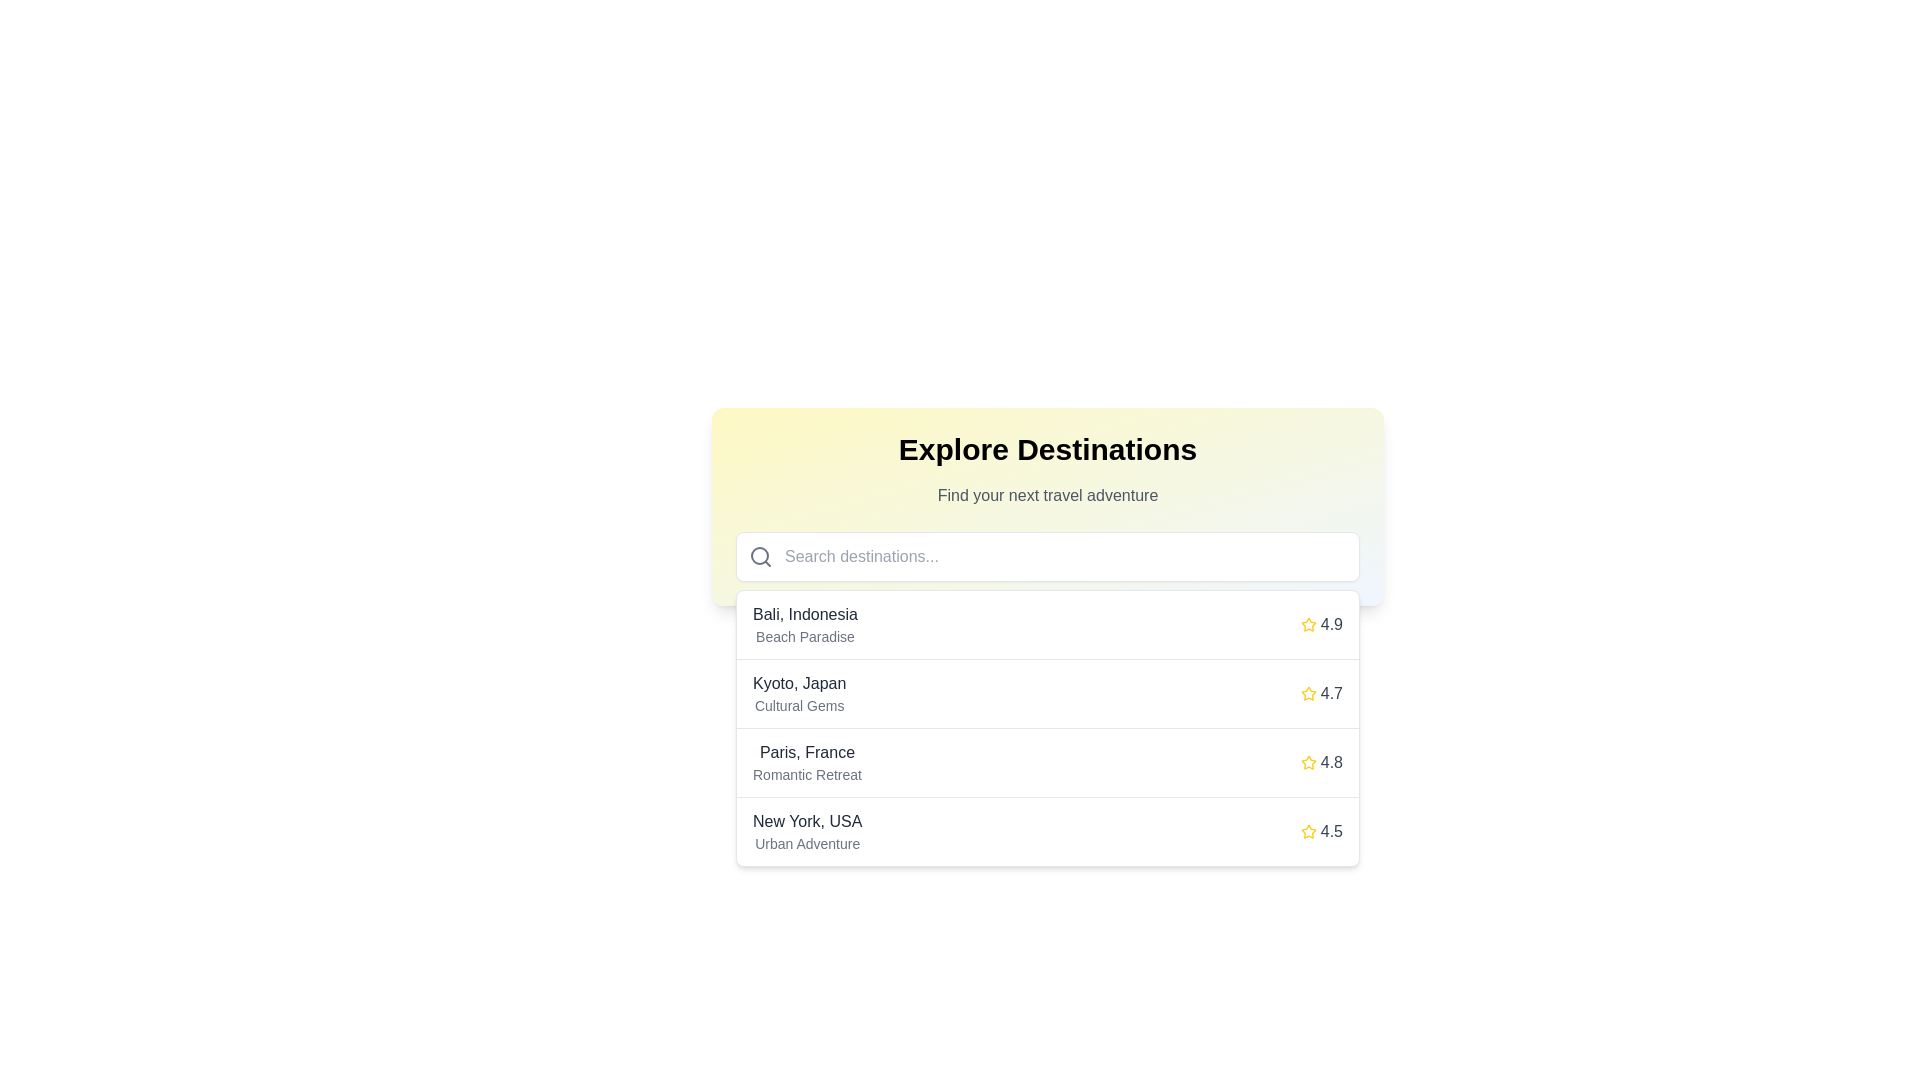 The width and height of the screenshot is (1920, 1080). Describe the element at coordinates (1308, 692) in the screenshot. I see `the star icon located to the right of the second list item` at that location.